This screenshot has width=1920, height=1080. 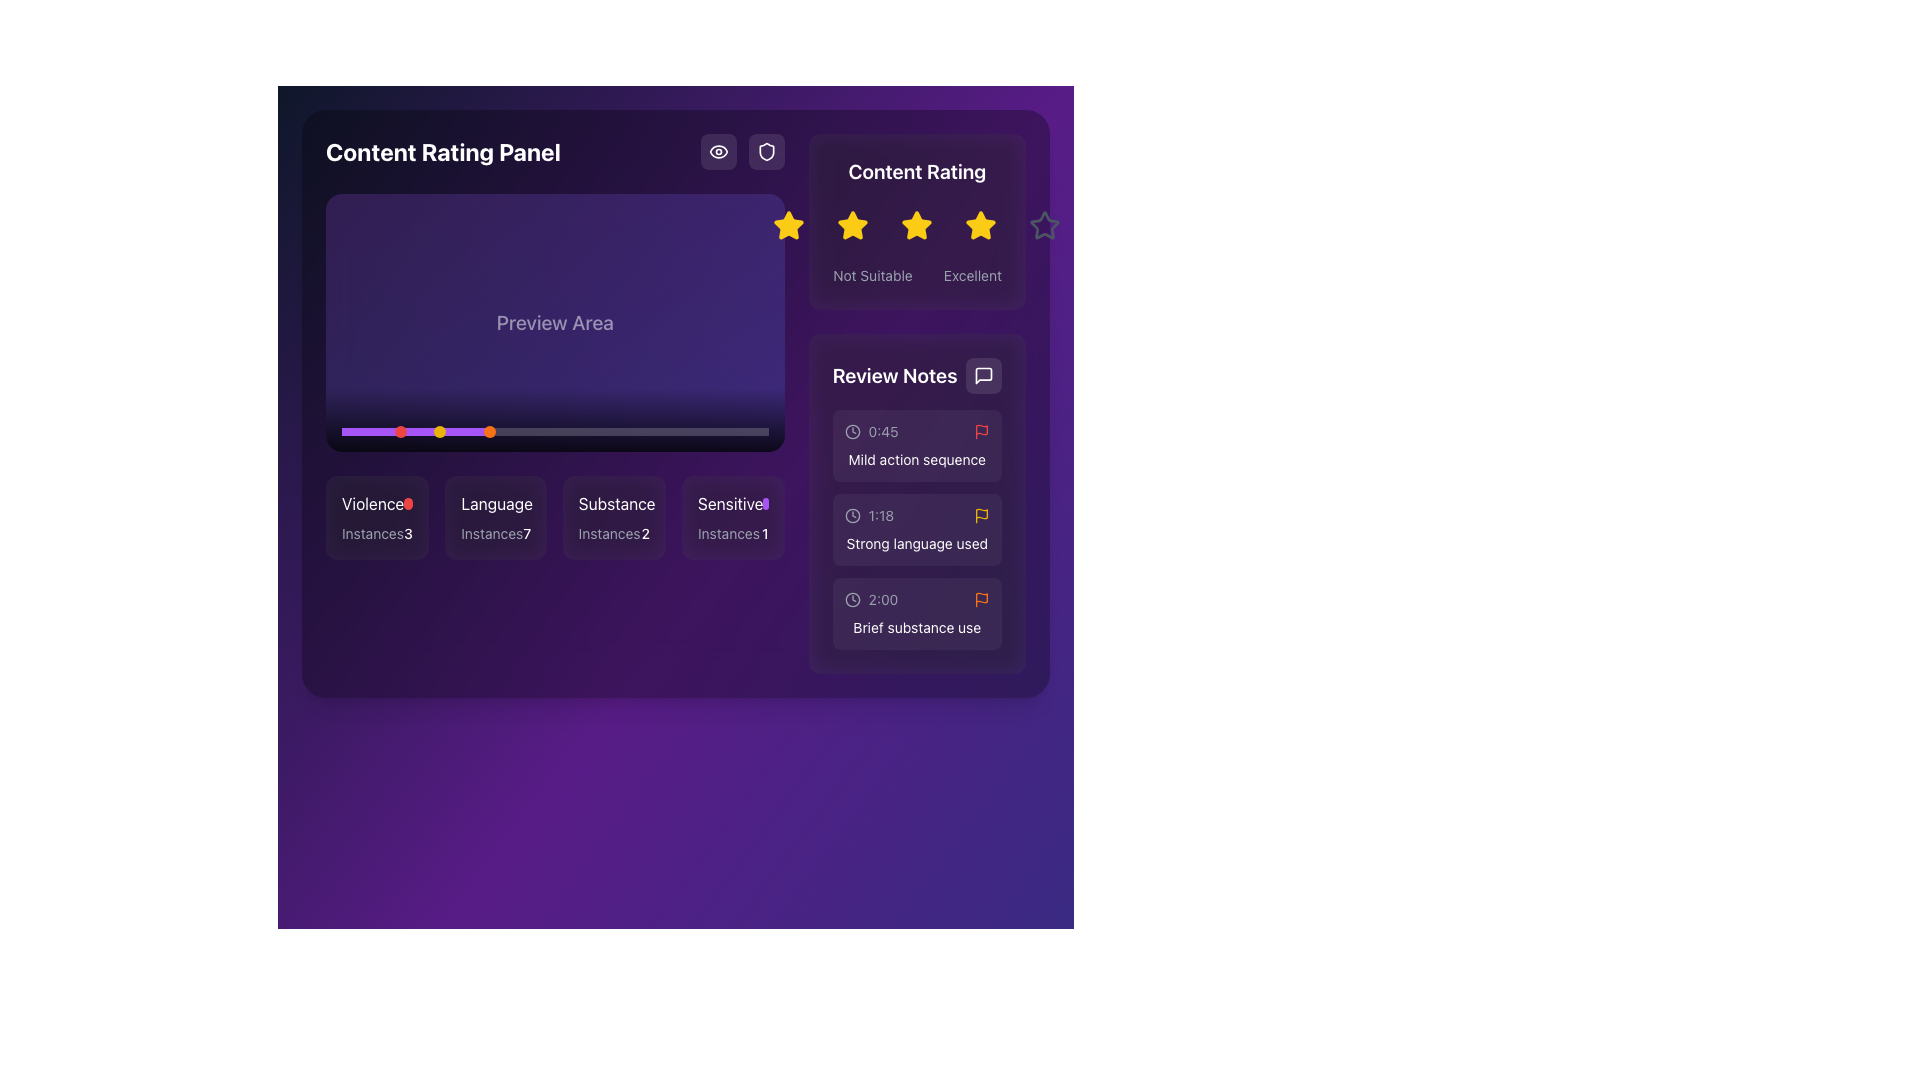 What do you see at coordinates (916, 503) in the screenshot?
I see `the Sectioned information box, which features a subtle white overlay, rounded corners, and contains three segments of content with timestamps and descriptions` at bounding box center [916, 503].